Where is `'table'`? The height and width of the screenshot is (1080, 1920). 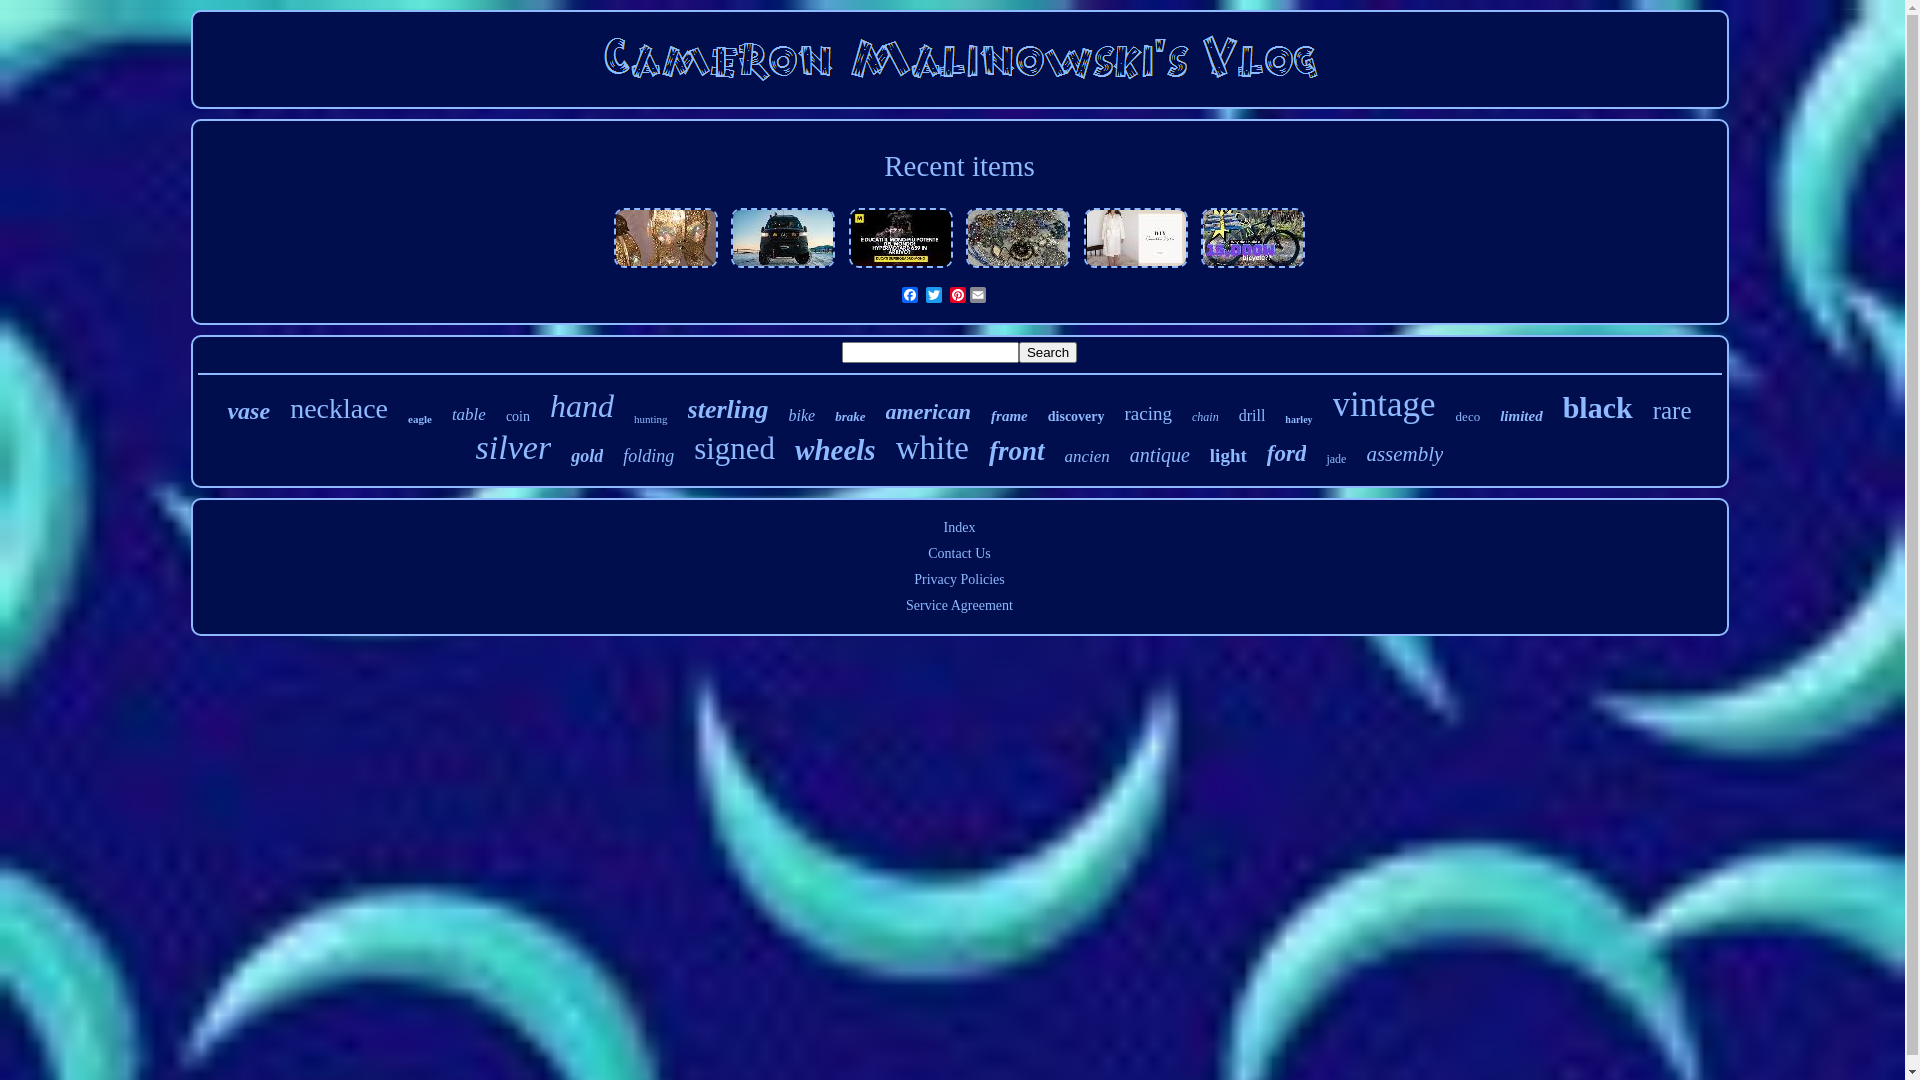 'table' is located at coordinates (450, 414).